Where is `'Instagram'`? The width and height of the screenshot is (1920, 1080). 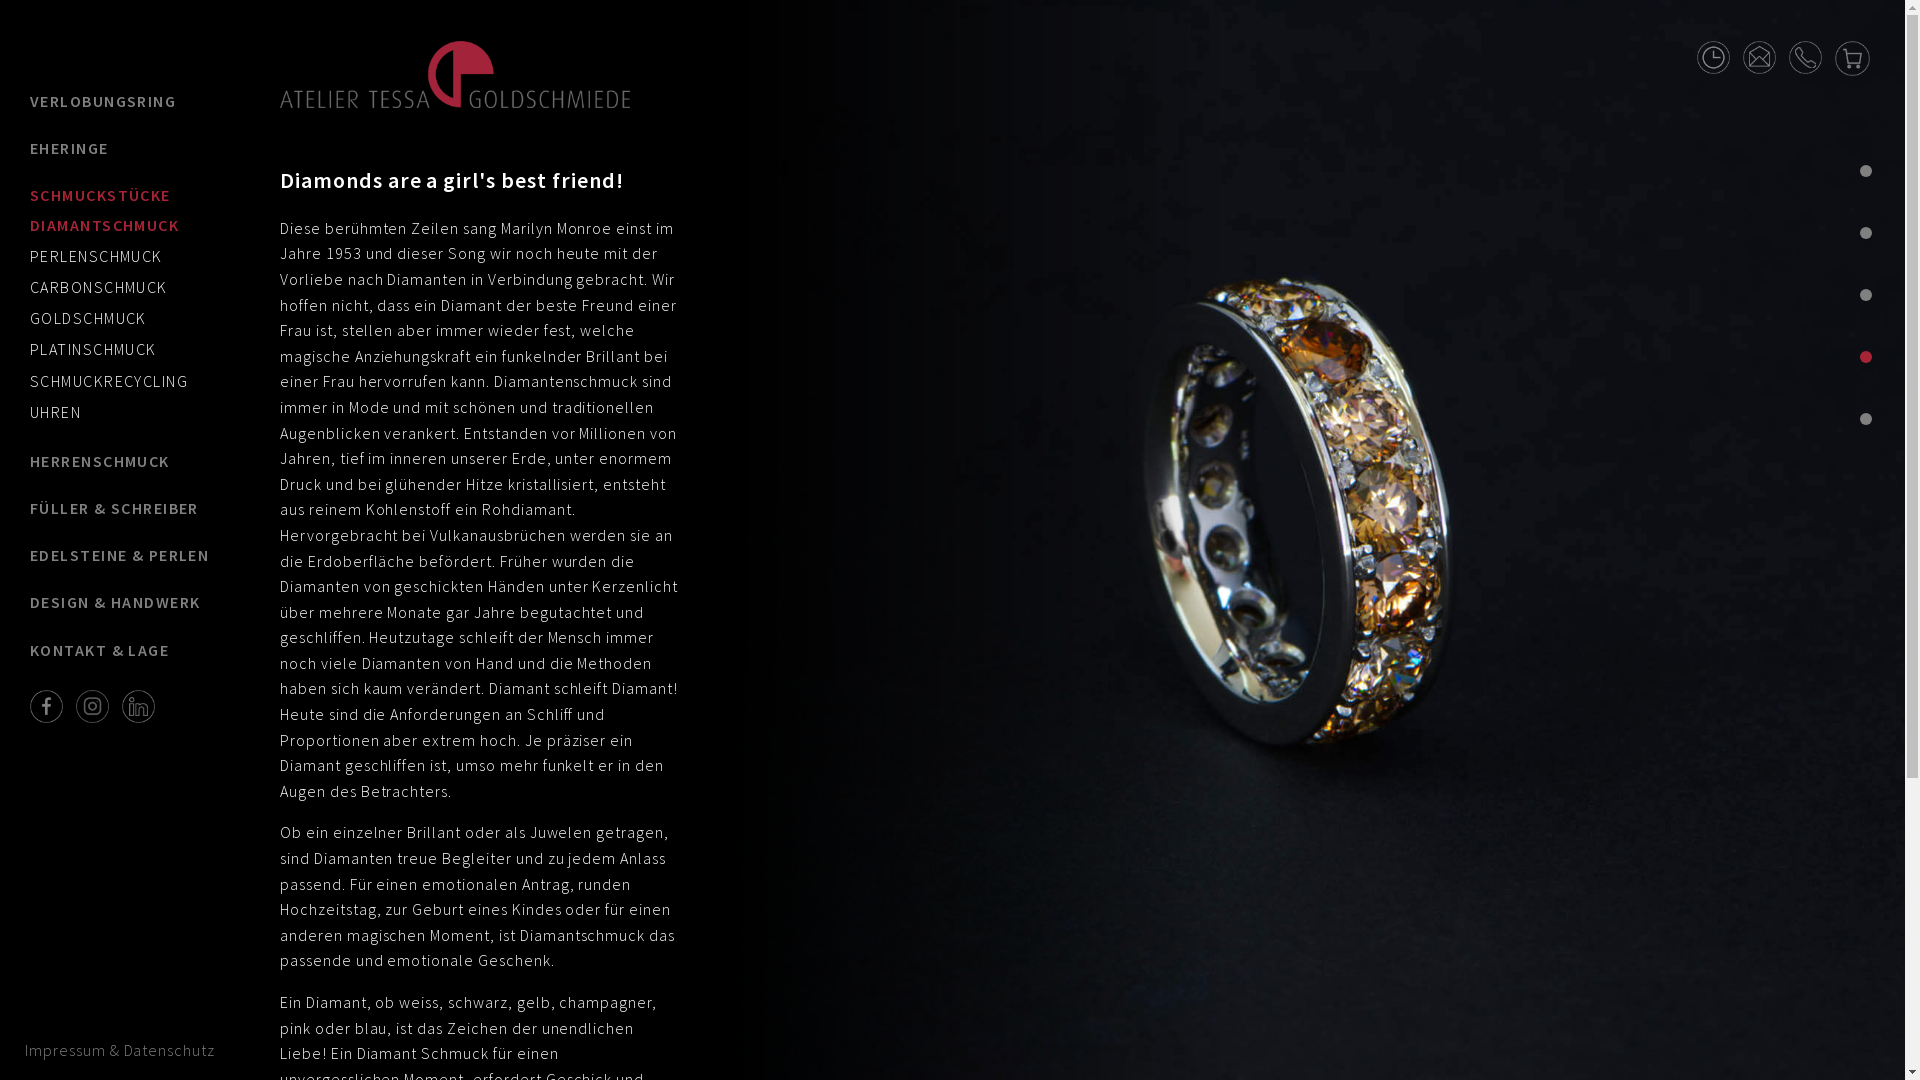
'Instagram' is located at coordinates (91, 703).